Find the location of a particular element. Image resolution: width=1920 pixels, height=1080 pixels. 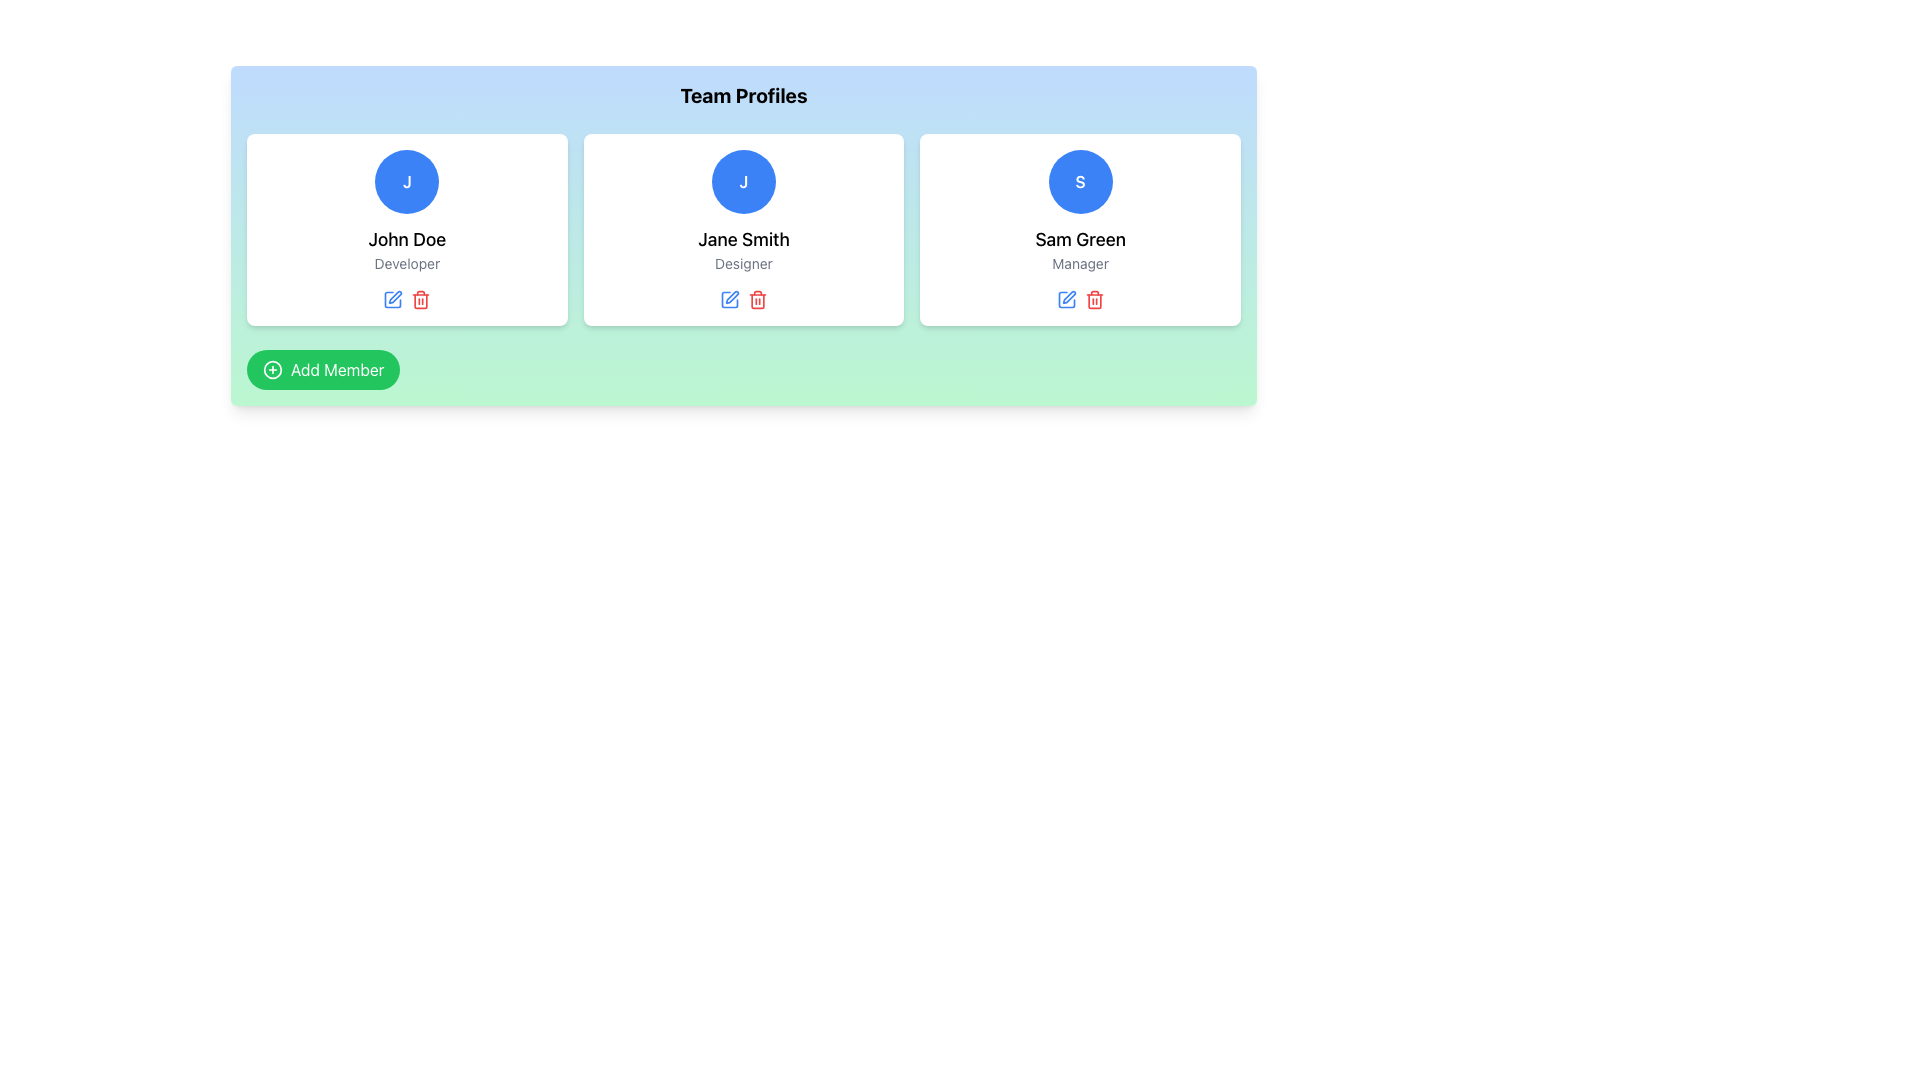

the edit icon button representing 'Jane Smith's profile' in the 'Team Profiles' section is located at coordinates (728, 300).